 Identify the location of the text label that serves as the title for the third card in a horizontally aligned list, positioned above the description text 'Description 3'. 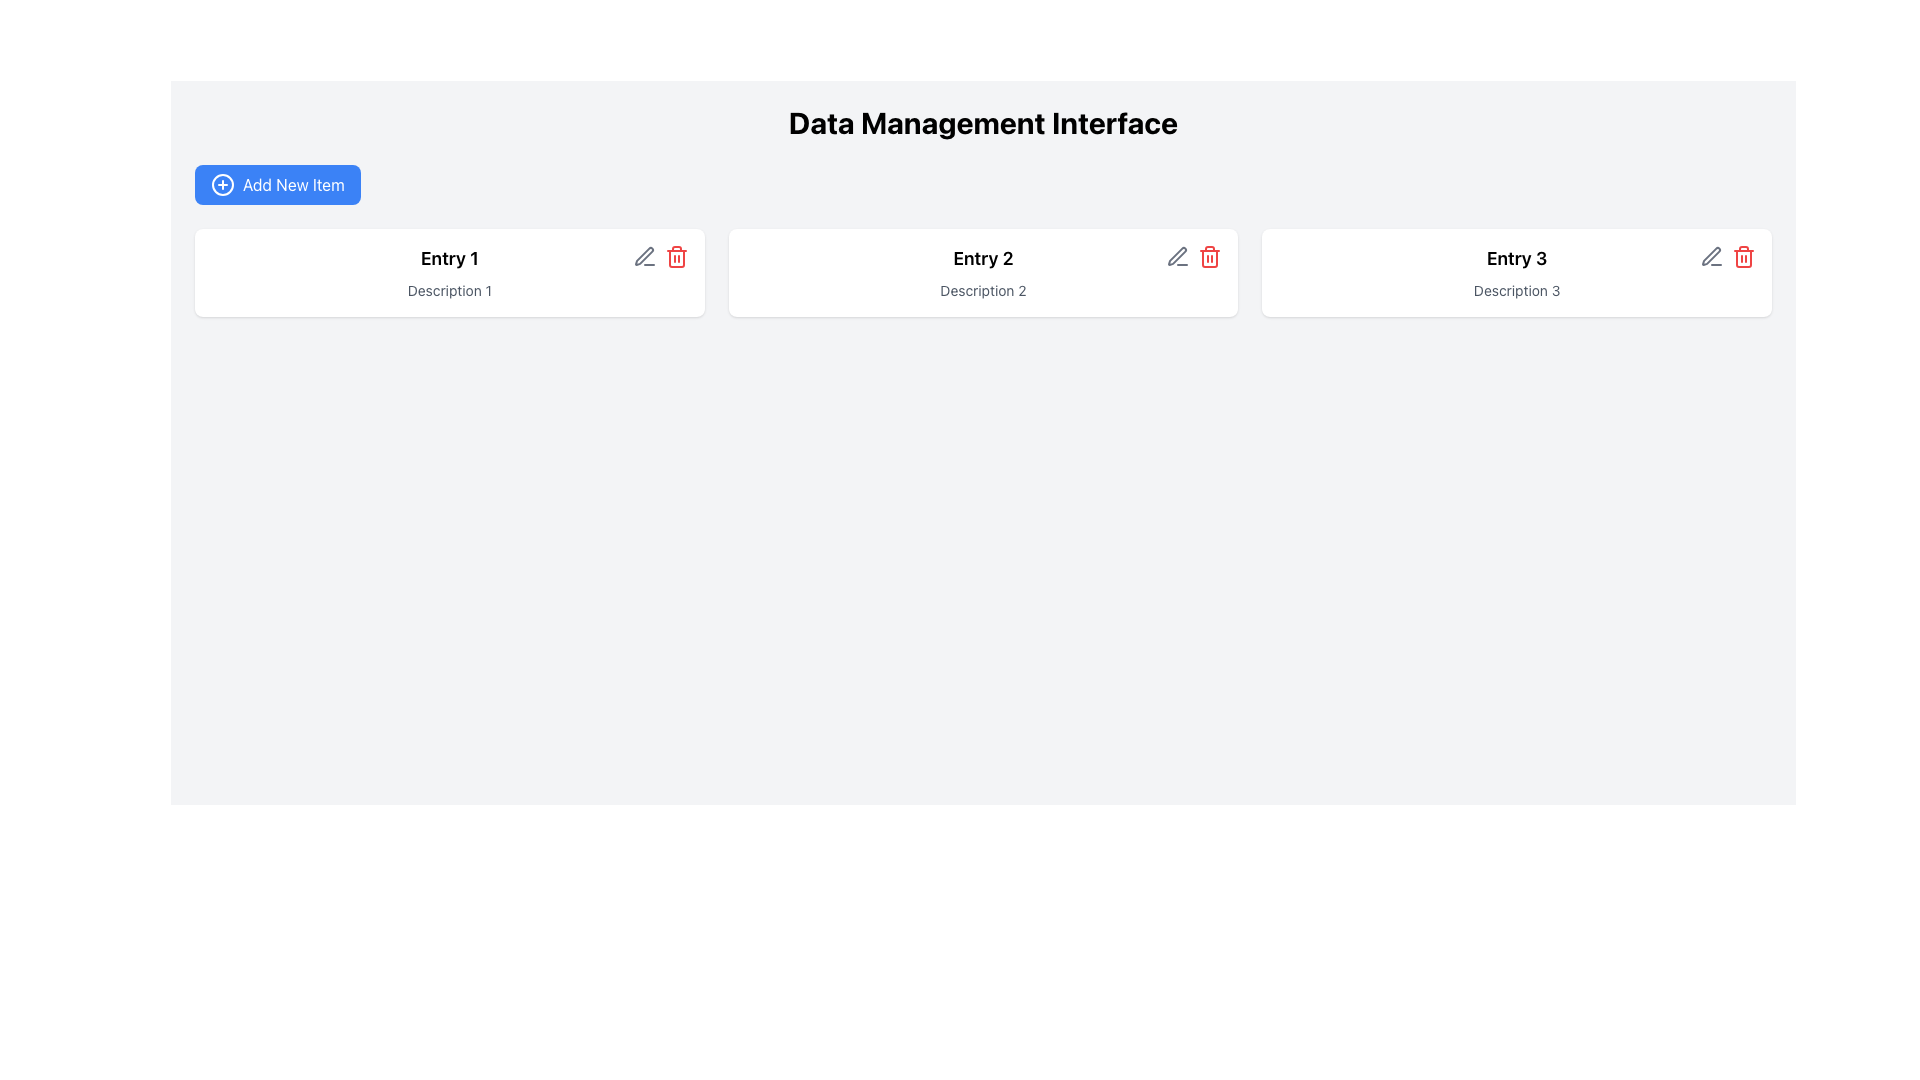
(1517, 257).